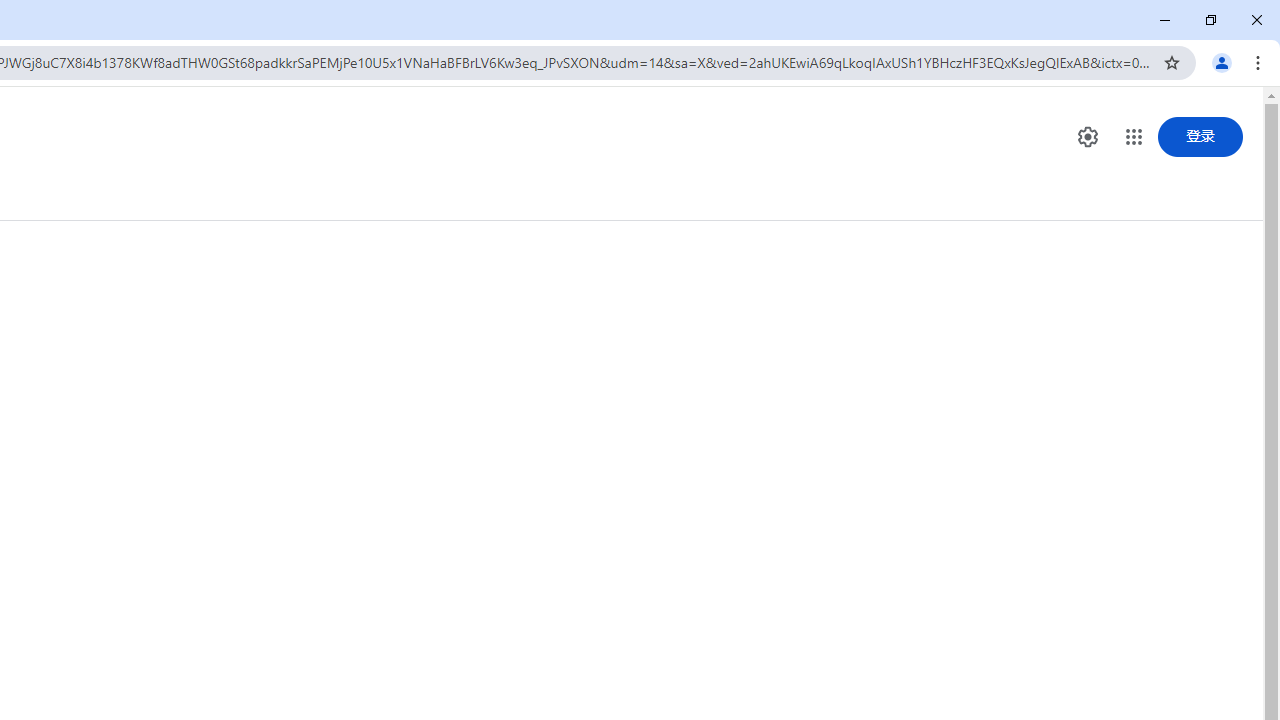 The image size is (1280, 720). I want to click on 'Chrome', so click(1259, 61).